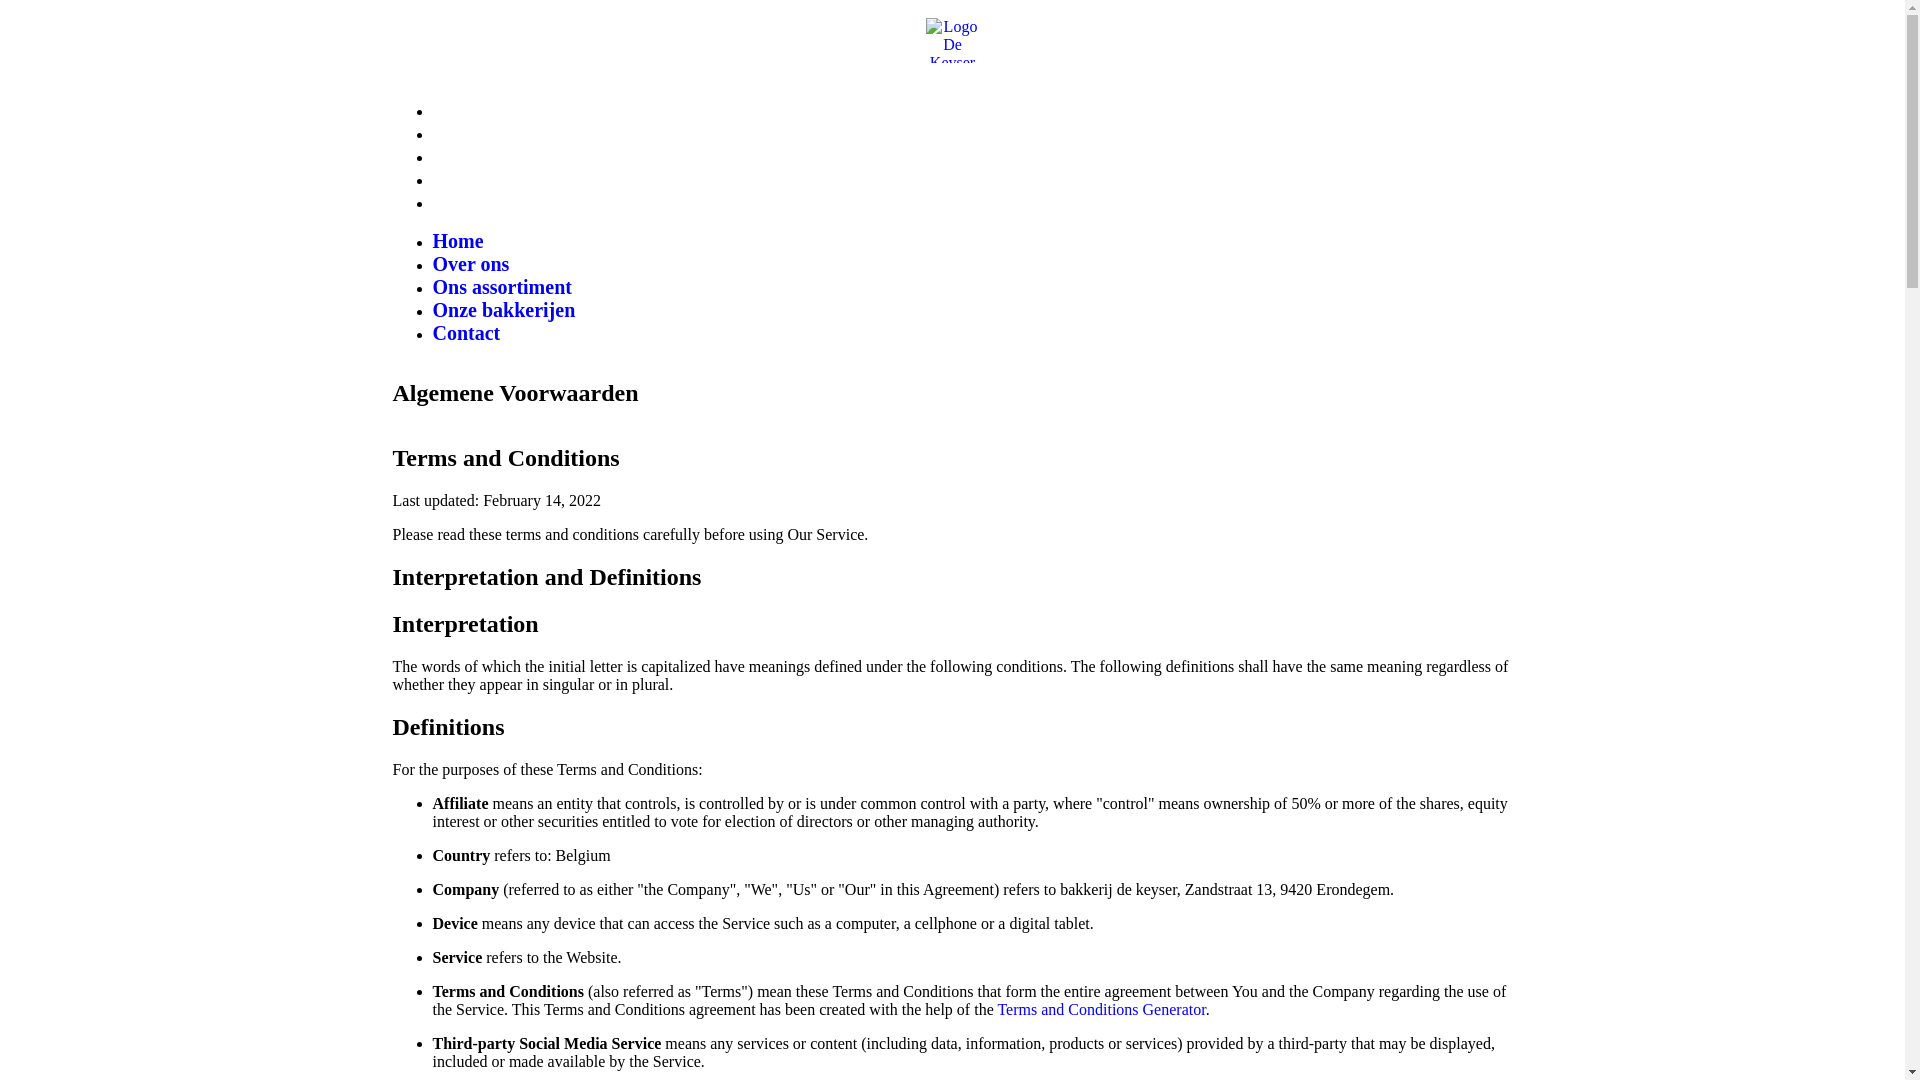  What do you see at coordinates (464, 331) in the screenshot?
I see `'Contact'` at bounding box center [464, 331].